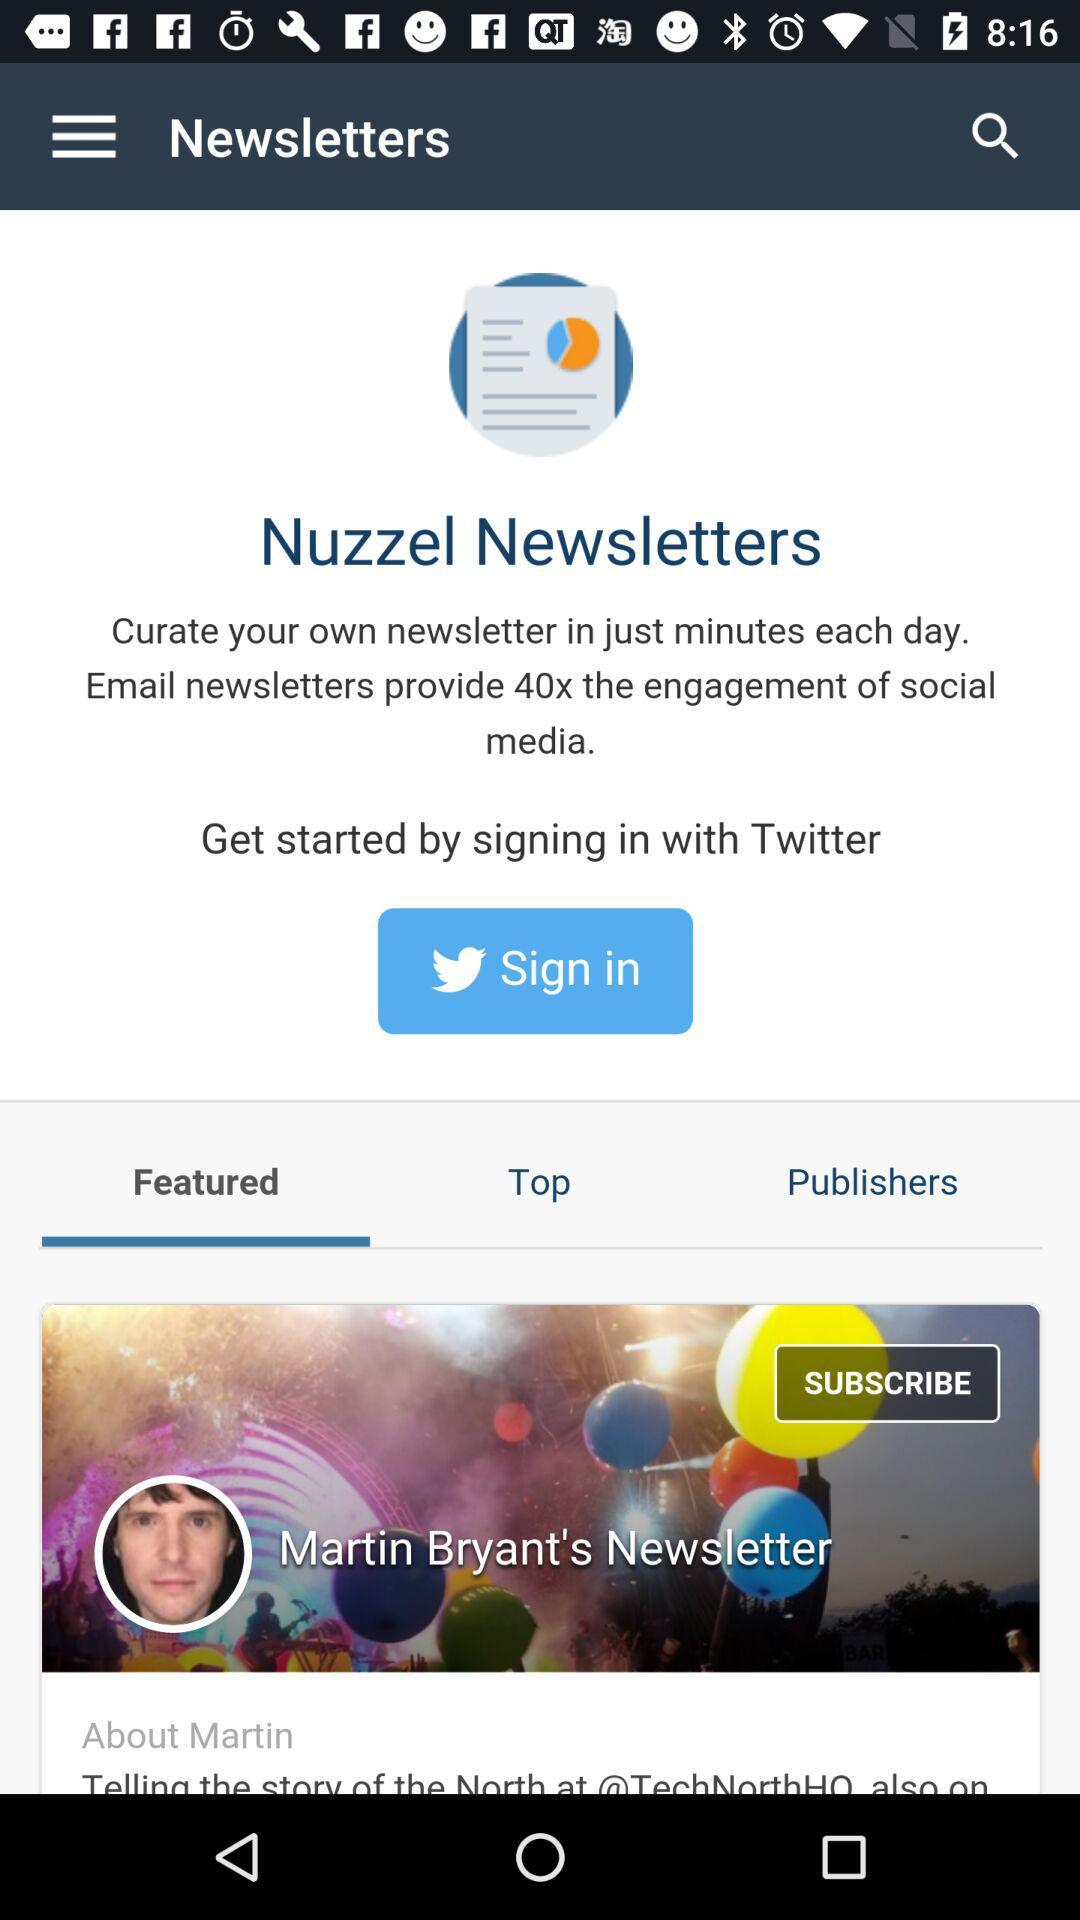  What do you see at coordinates (104, 135) in the screenshot?
I see `menu` at bounding box center [104, 135].